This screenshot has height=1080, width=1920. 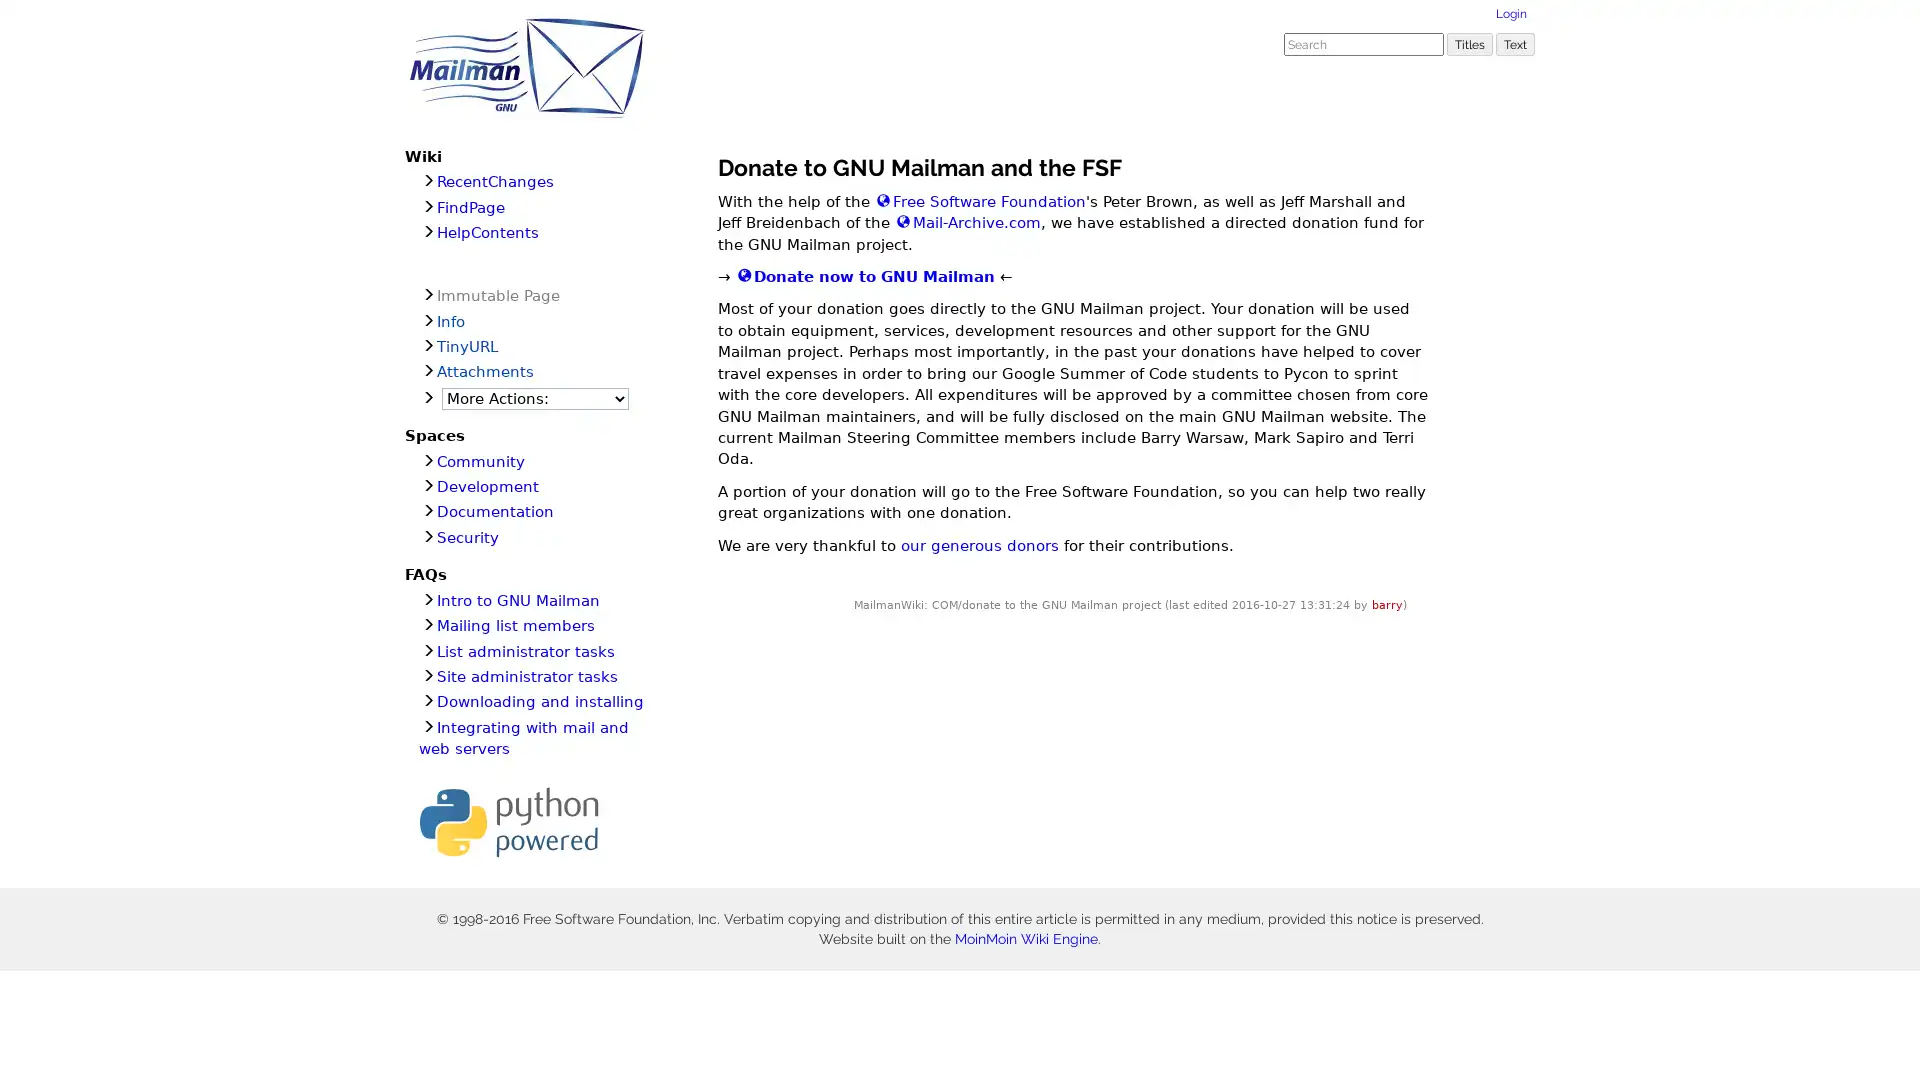 What do you see at coordinates (1515, 43) in the screenshot?
I see `Text` at bounding box center [1515, 43].